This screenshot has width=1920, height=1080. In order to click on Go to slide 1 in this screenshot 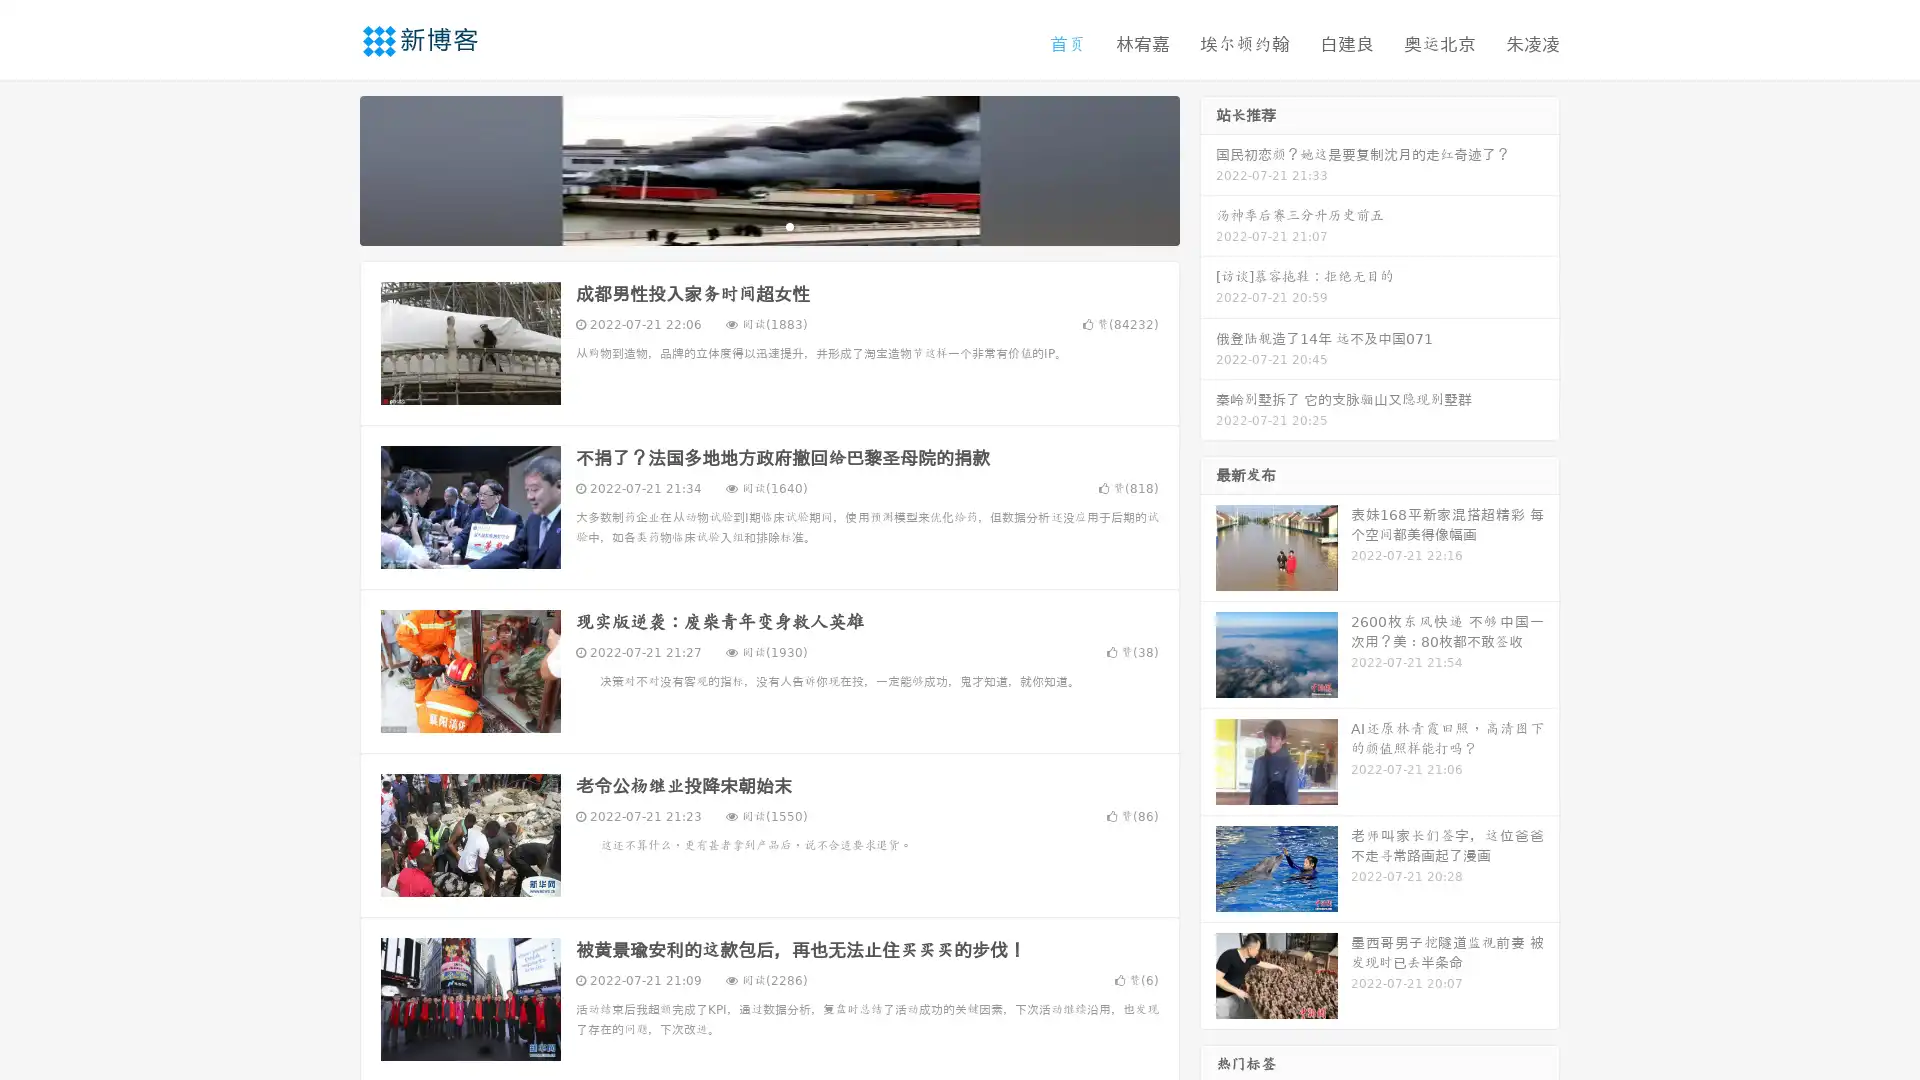, I will do `click(748, 225)`.